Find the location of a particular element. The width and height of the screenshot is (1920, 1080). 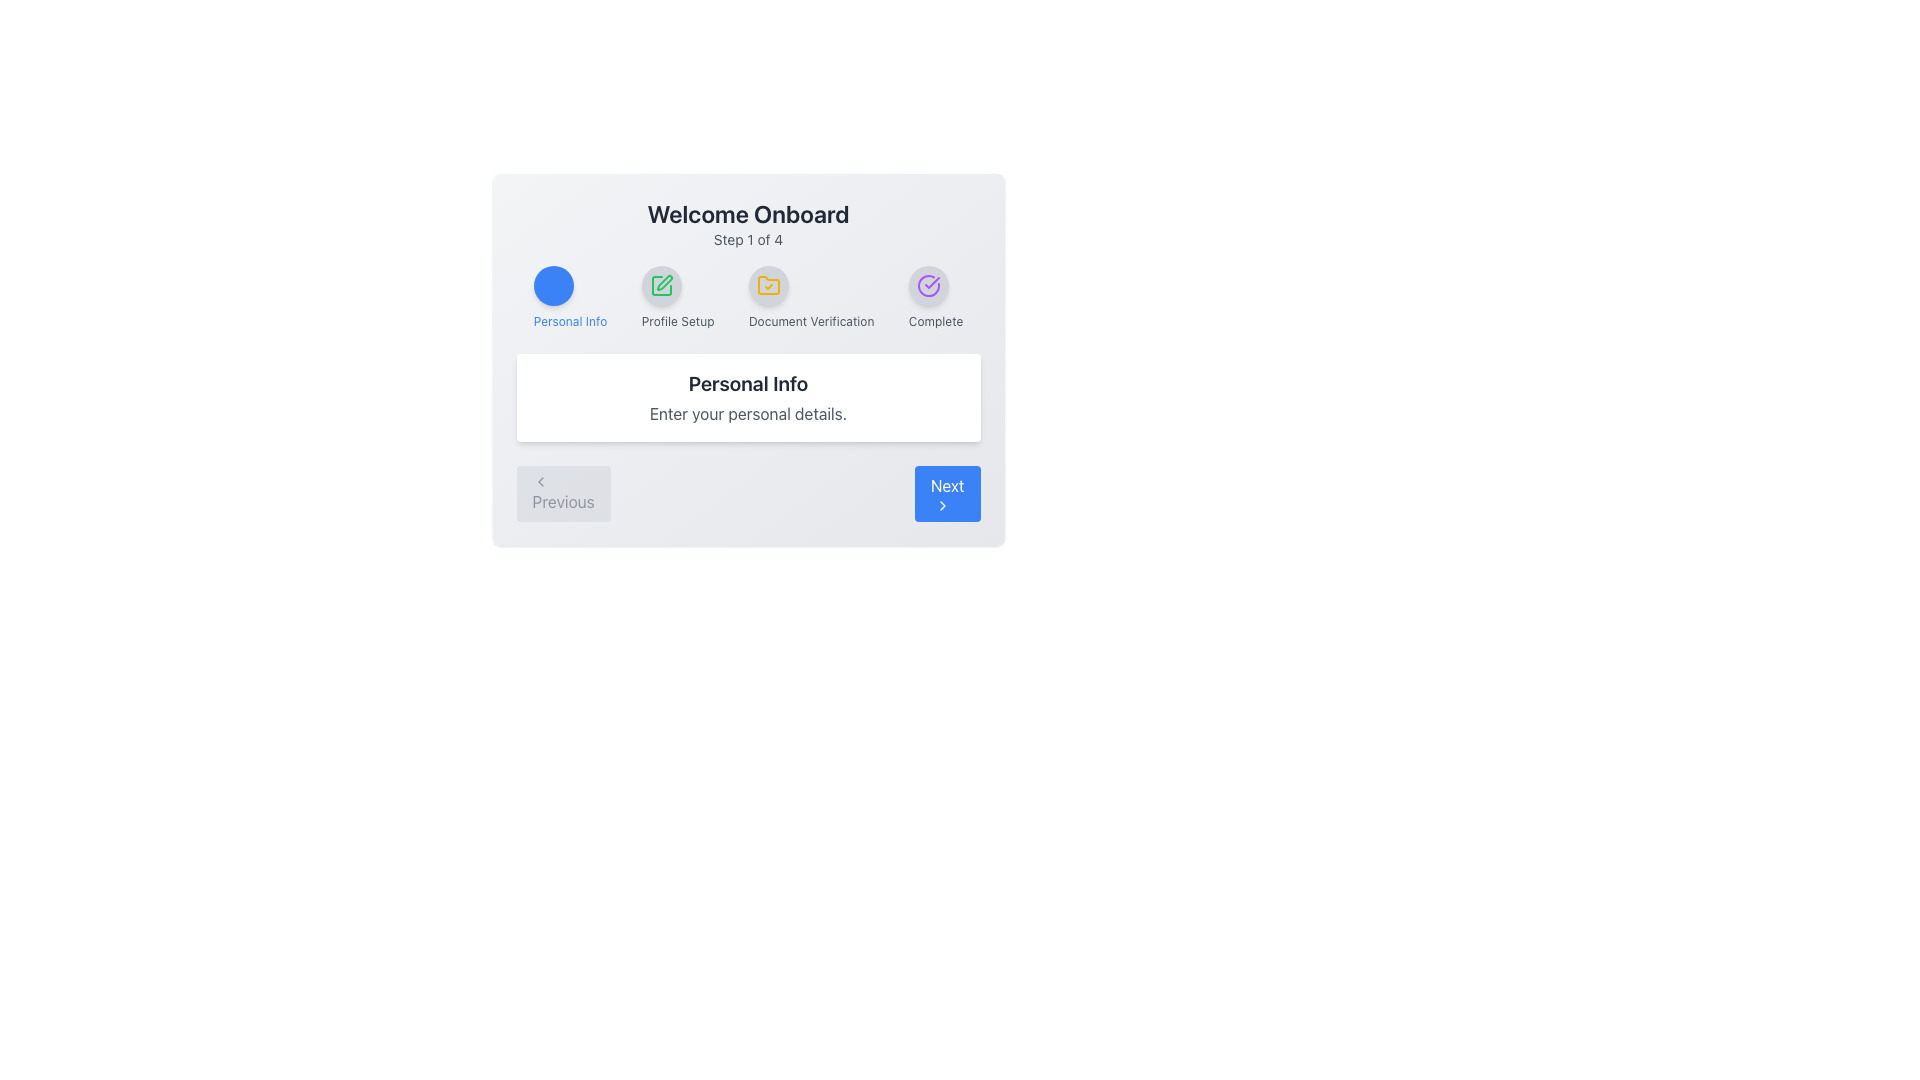

the checkmark icon with a thin, purple stroke inside the circular icon representing the completion status of onboarding steps, located on the rightmost side under the 'Complete' title is located at coordinates (931, 282).